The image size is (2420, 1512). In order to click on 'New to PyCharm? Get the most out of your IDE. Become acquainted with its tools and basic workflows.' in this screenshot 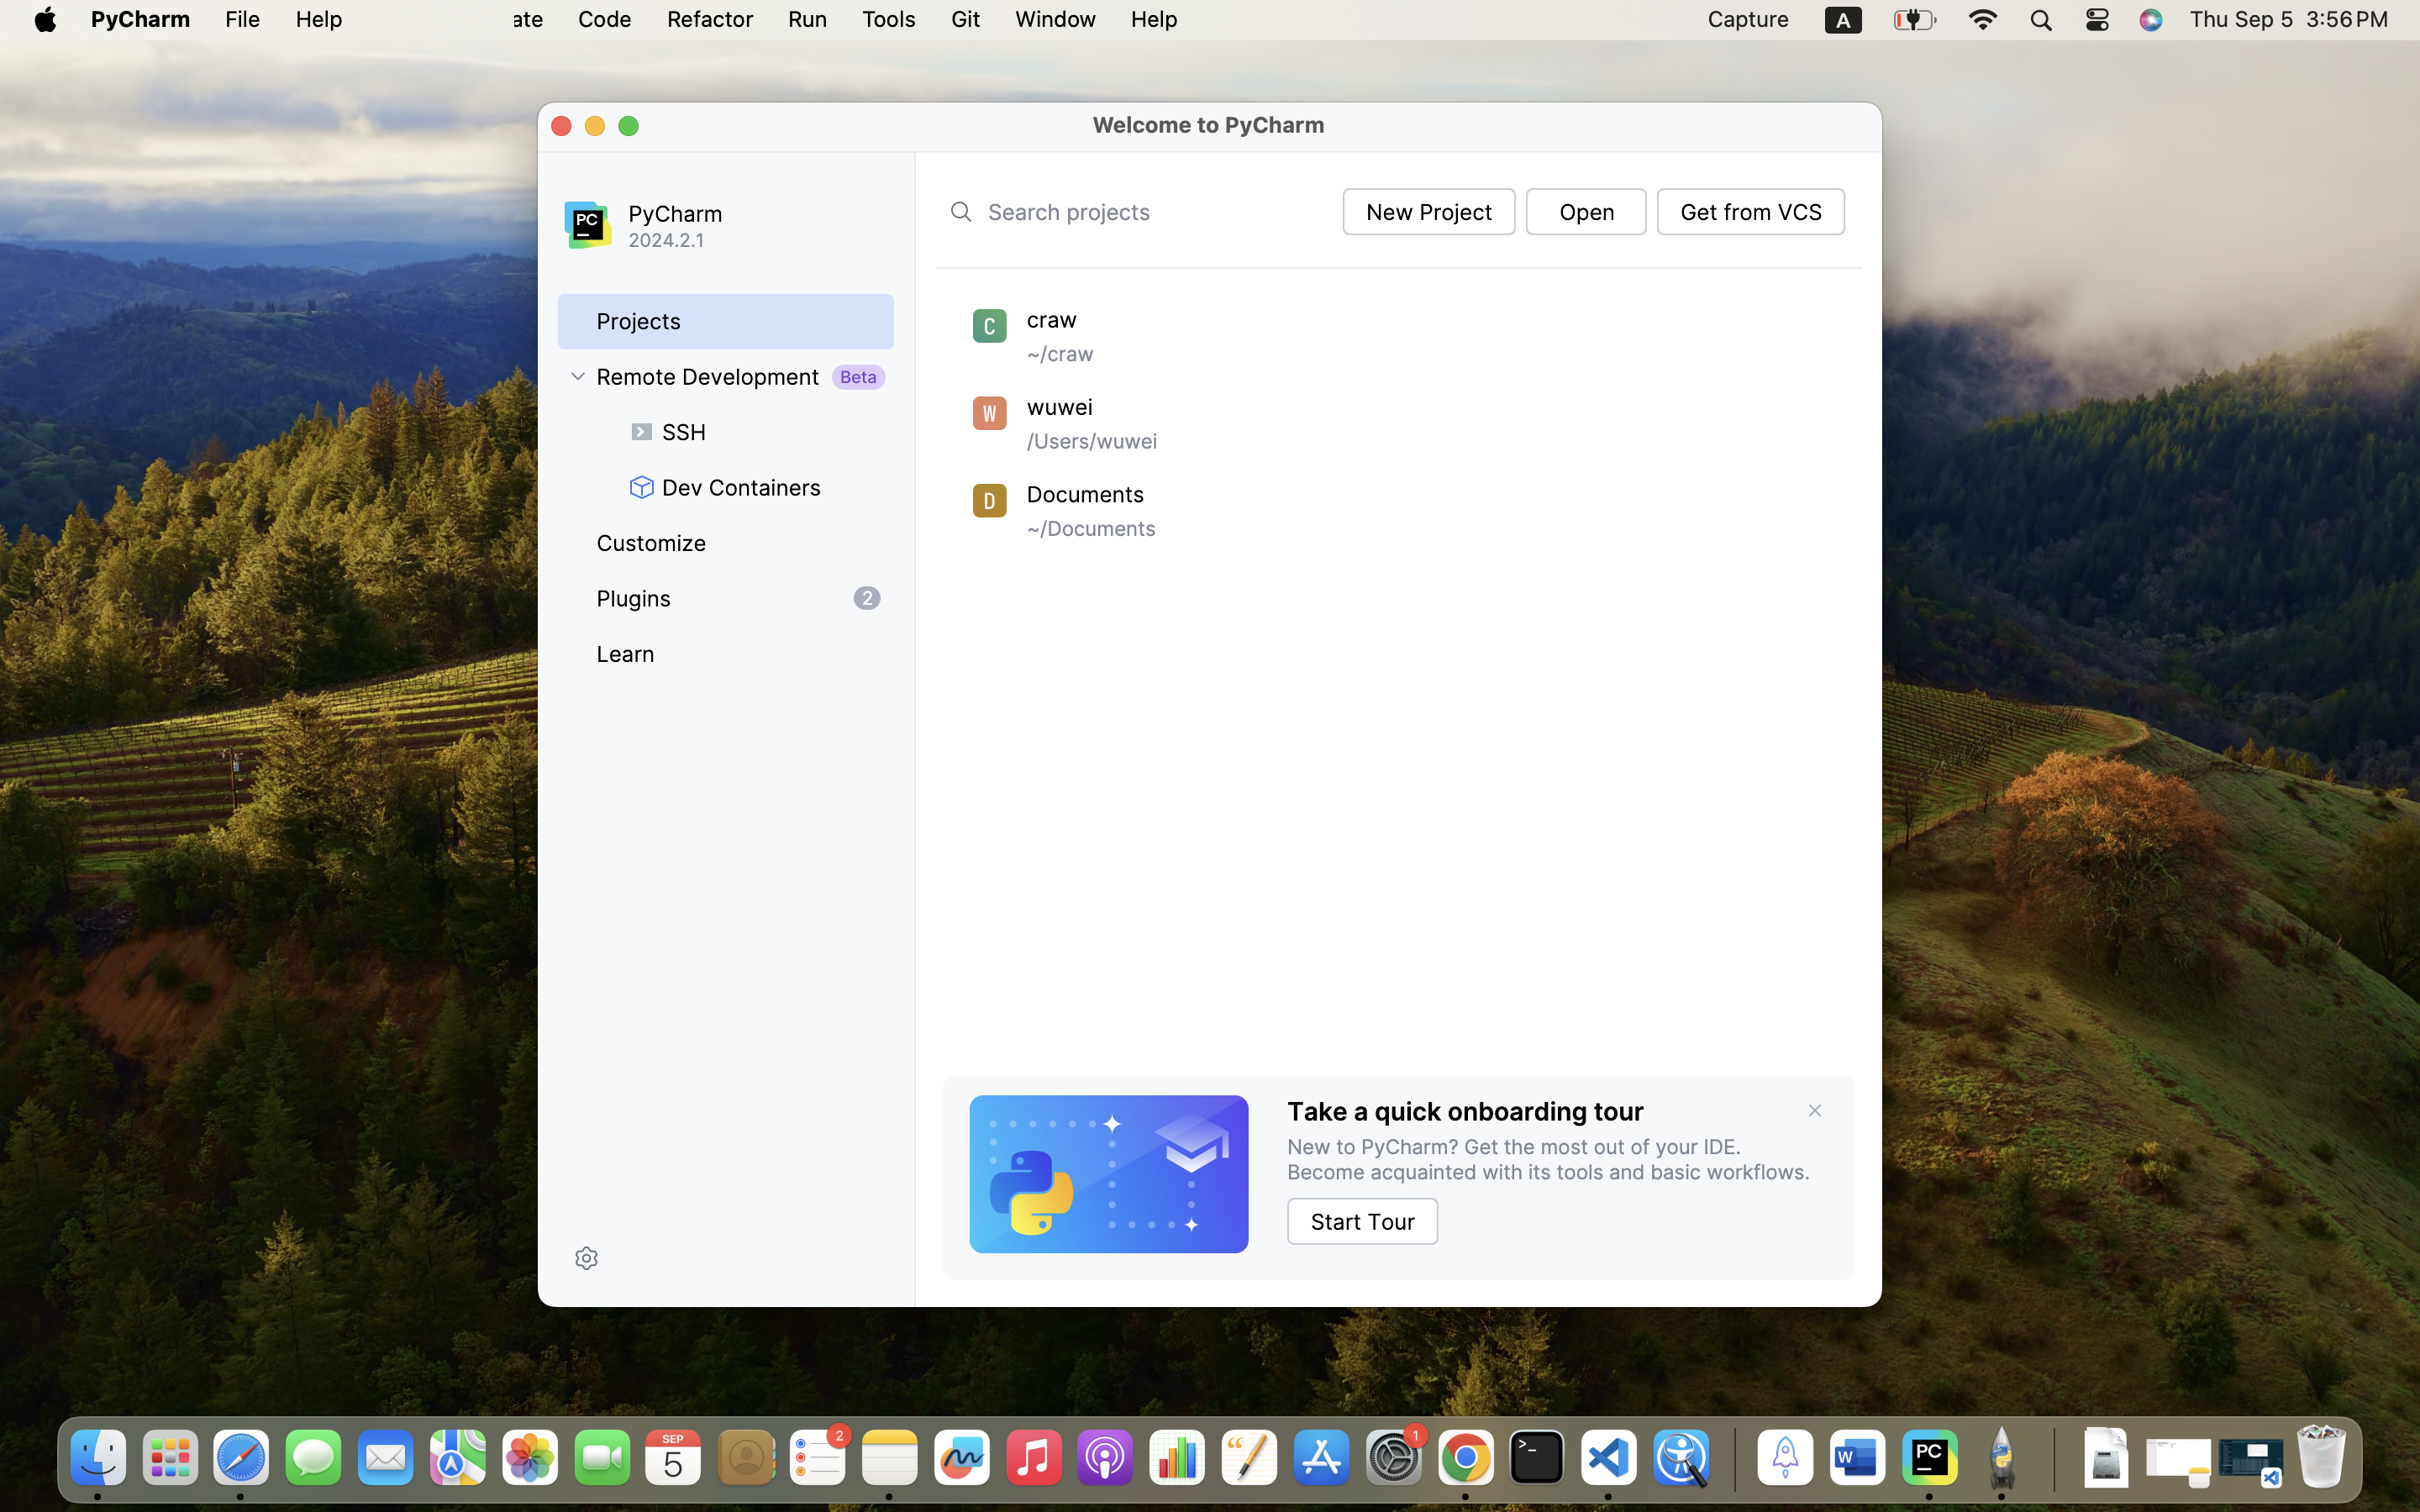, I will do `click(1557, 1159)`.